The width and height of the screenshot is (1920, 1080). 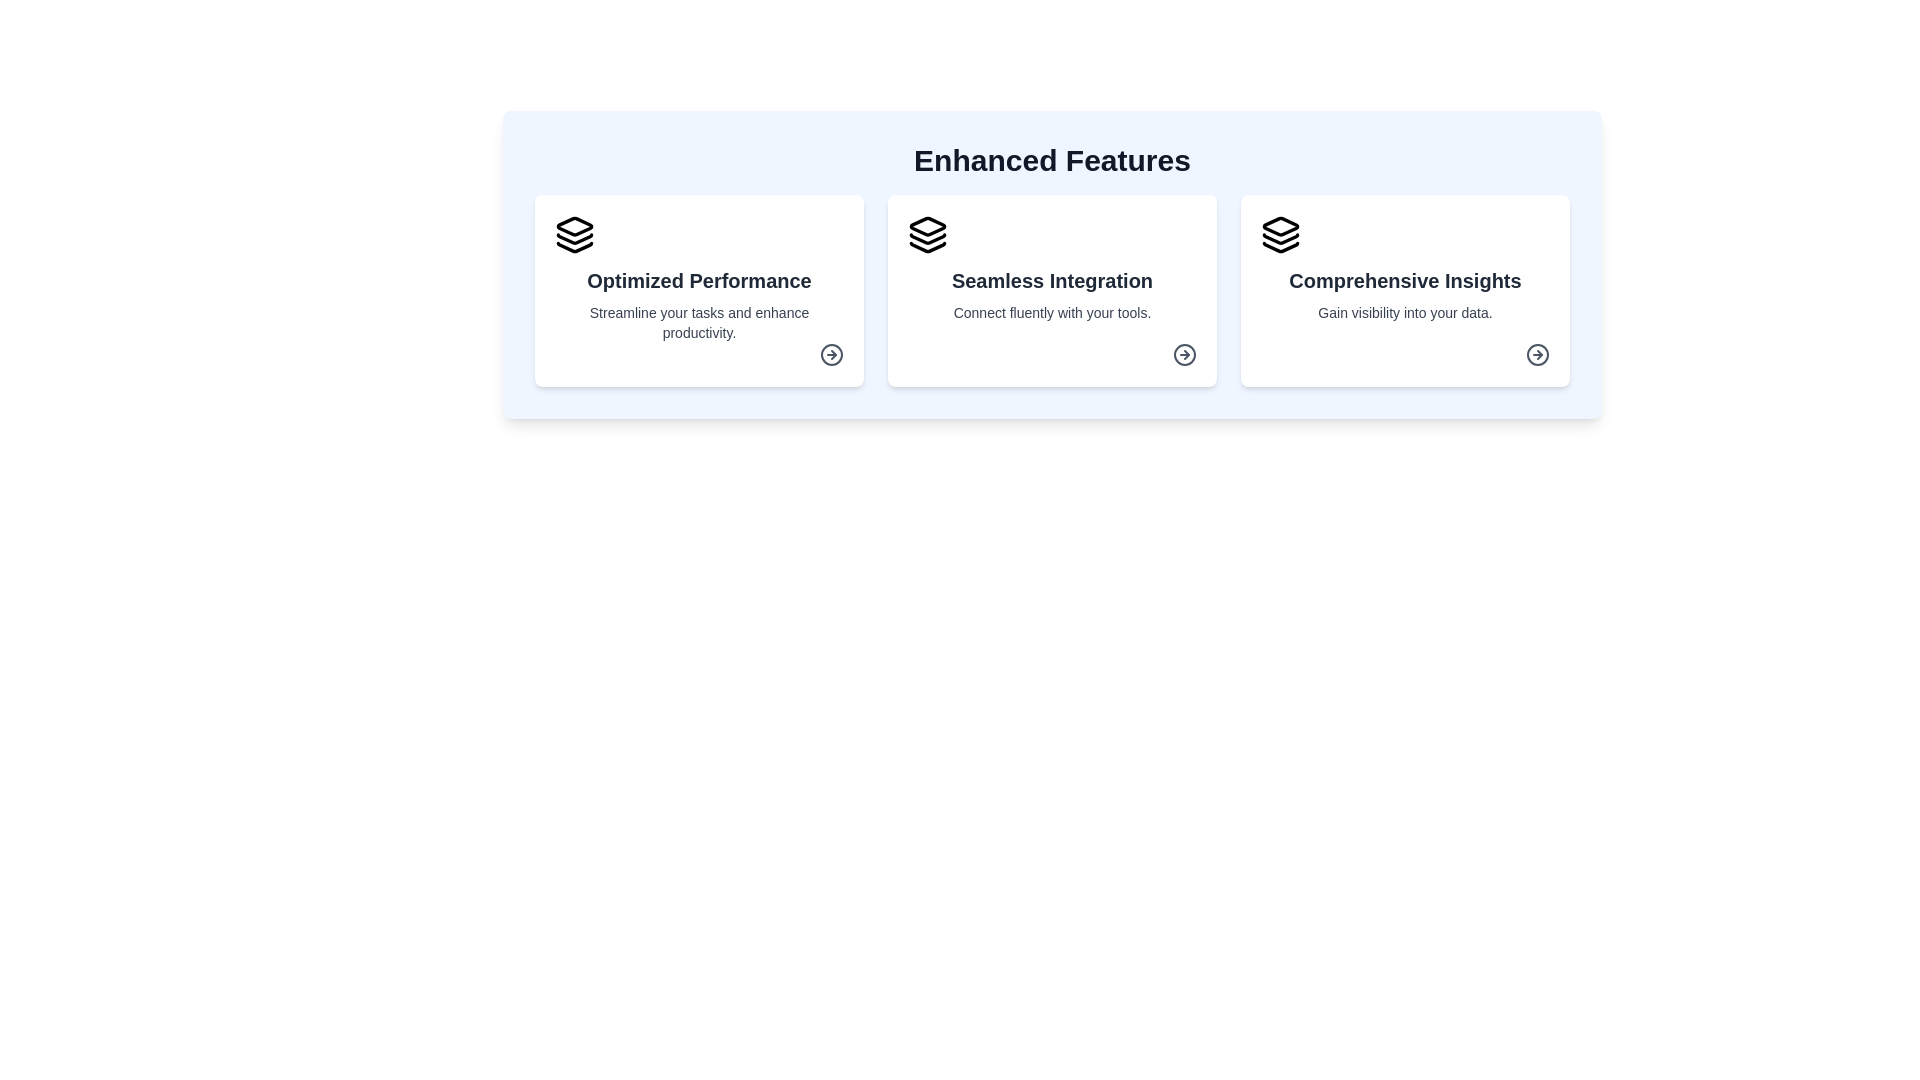 What do you see at coordinates (574, 234) in the screenshot?
I see `the stacked elements icon located at the top-left corner of the card titled 'Optimized Performance', which is positioned directly above the card's text content` at bounding box center [574, 234].